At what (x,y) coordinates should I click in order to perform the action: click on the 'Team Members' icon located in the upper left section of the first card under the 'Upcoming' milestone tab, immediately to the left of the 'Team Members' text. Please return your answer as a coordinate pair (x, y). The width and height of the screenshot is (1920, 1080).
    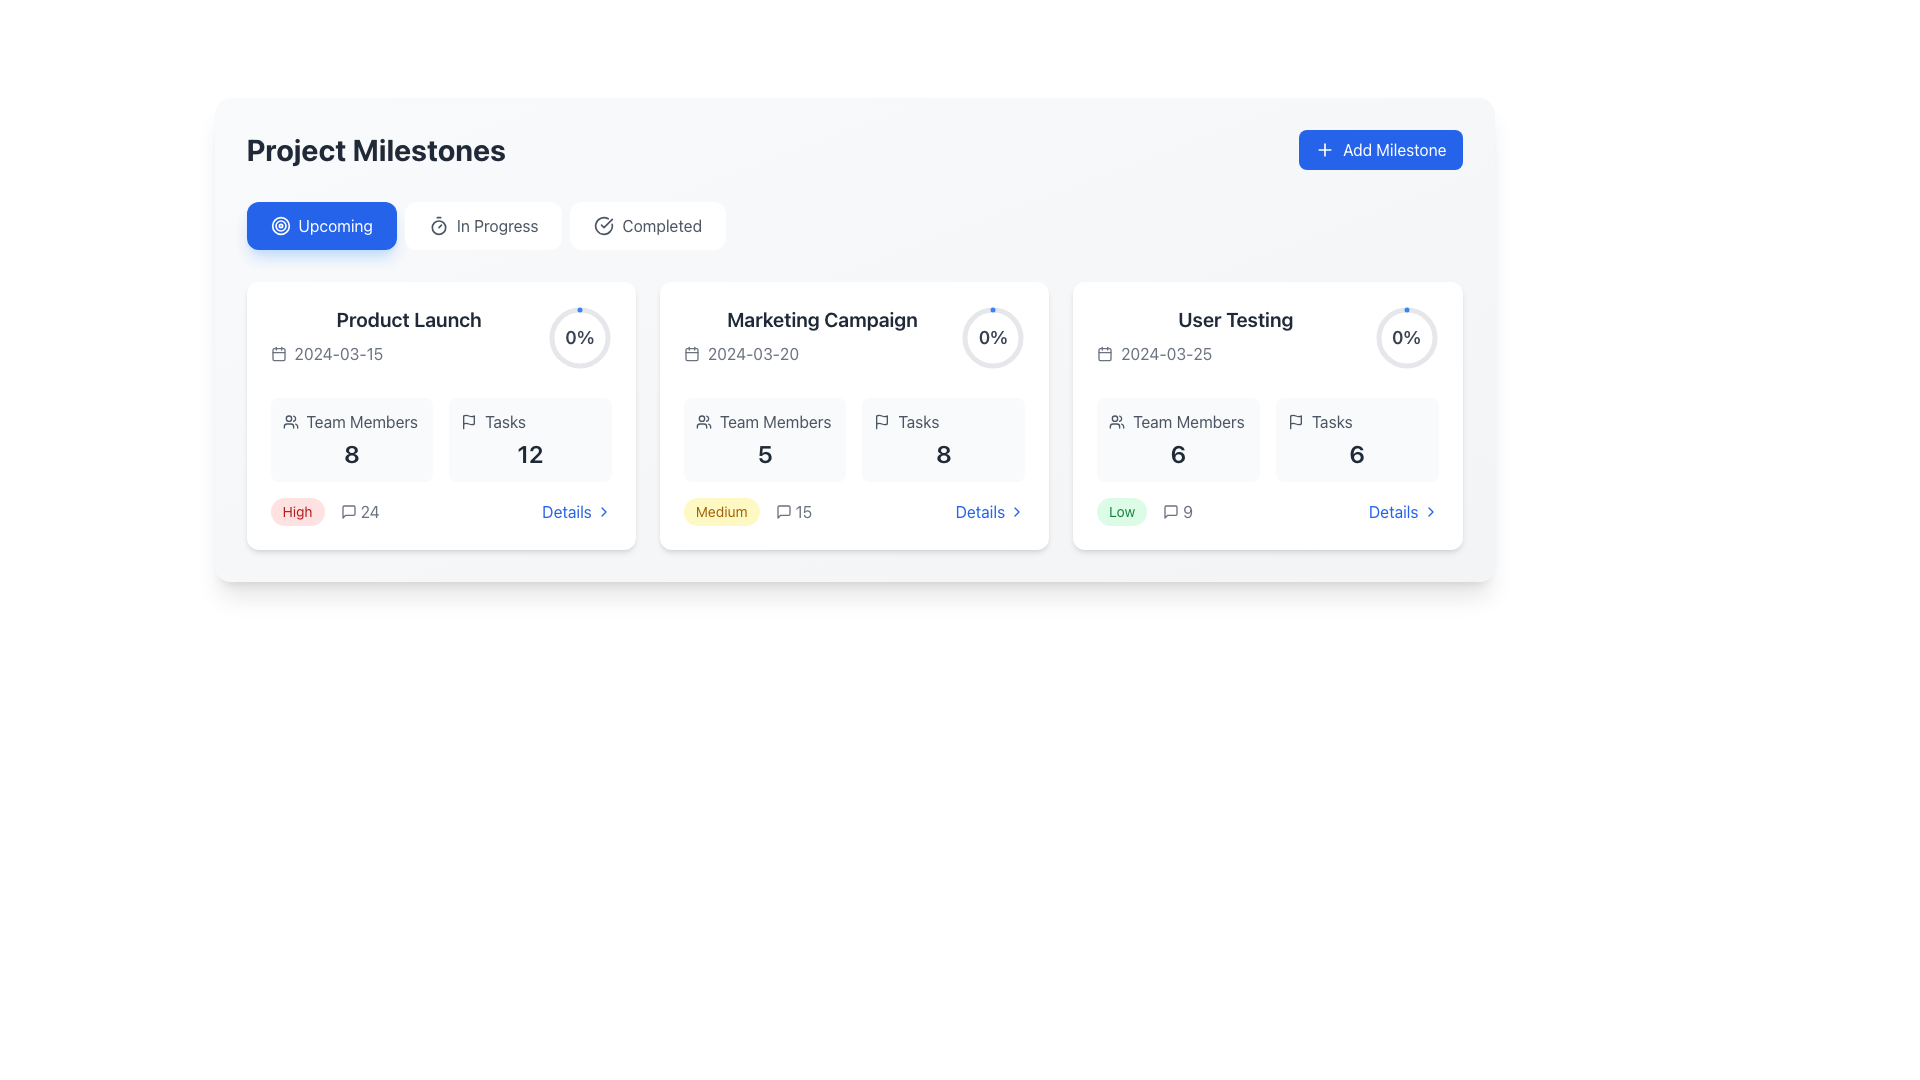
    Looking at the image, I should click on (289, 420).